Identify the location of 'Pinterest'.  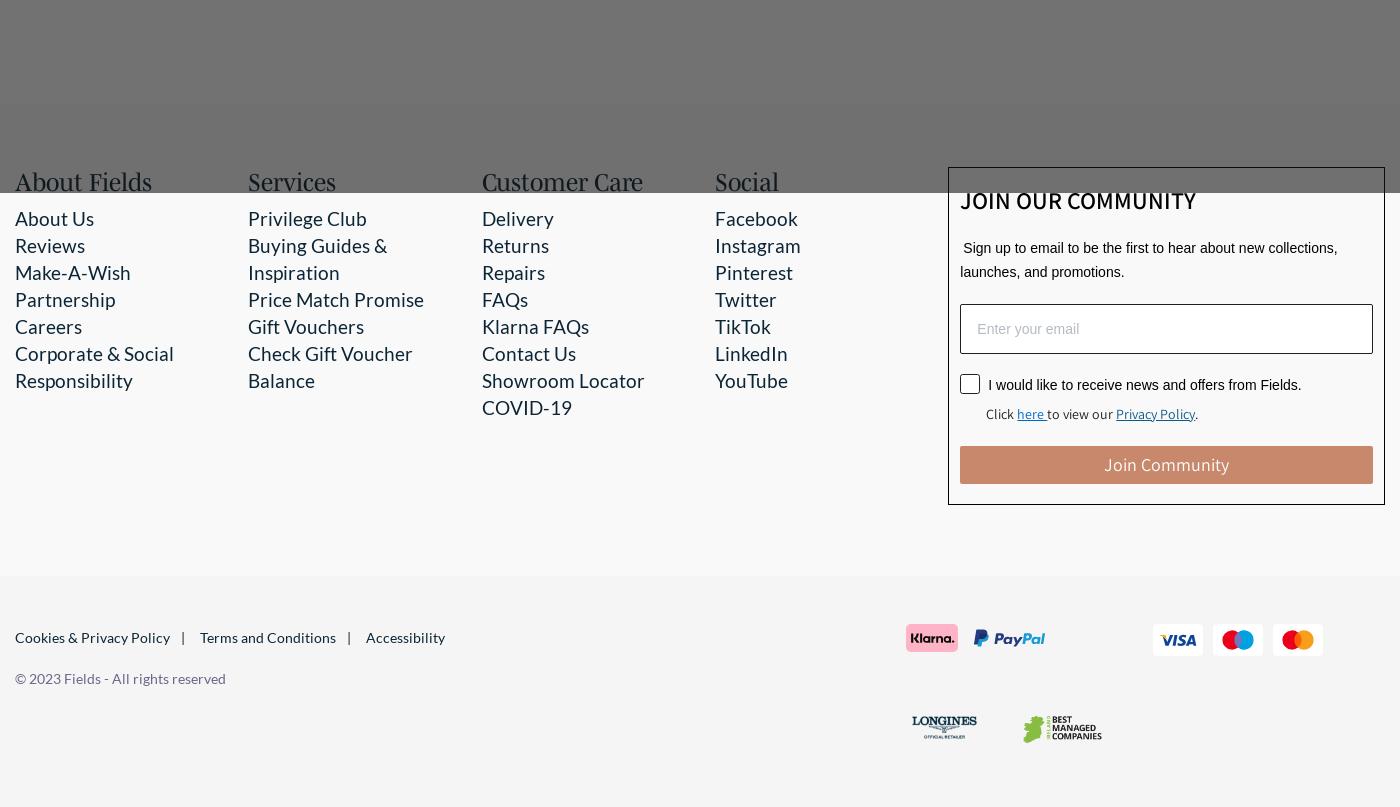
(754, 270).